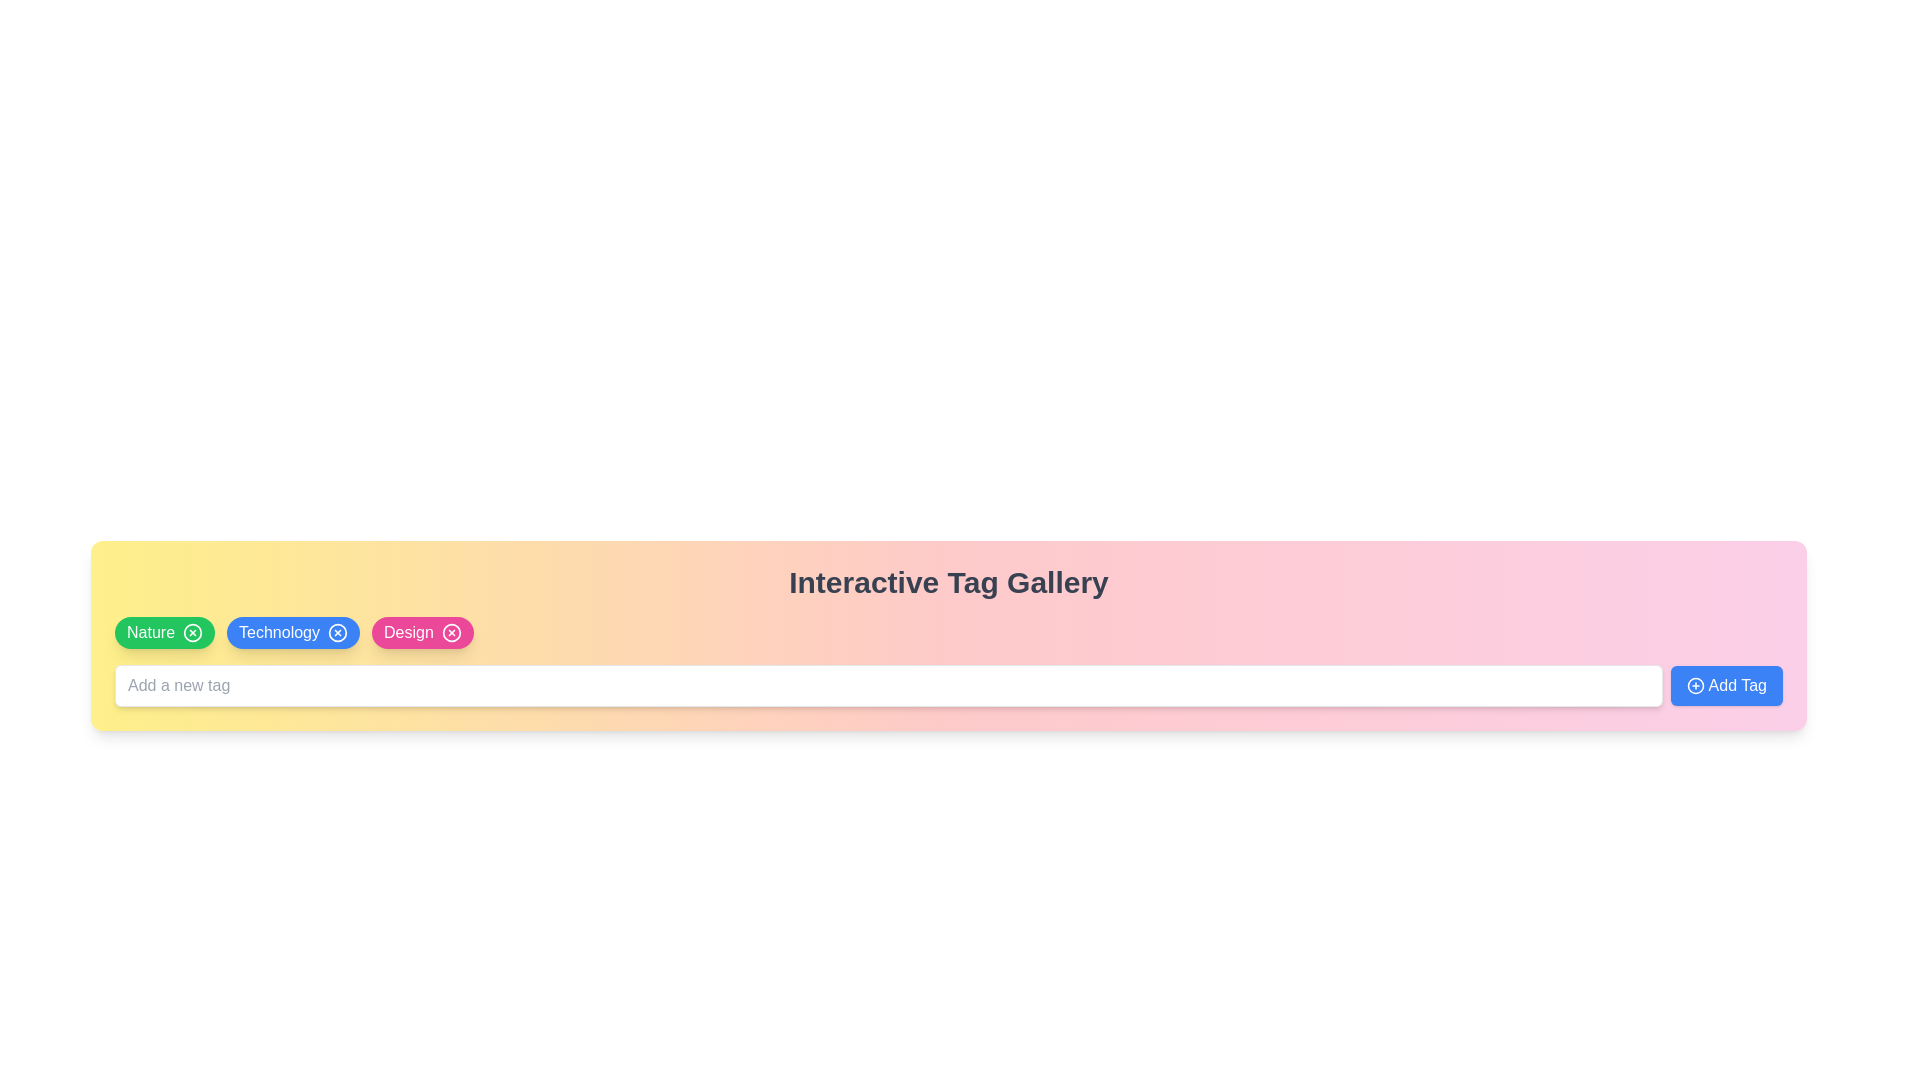  I want to click on the small circular close icon with a green outline located to the right of the 'Nature' text, so click(192, 632).